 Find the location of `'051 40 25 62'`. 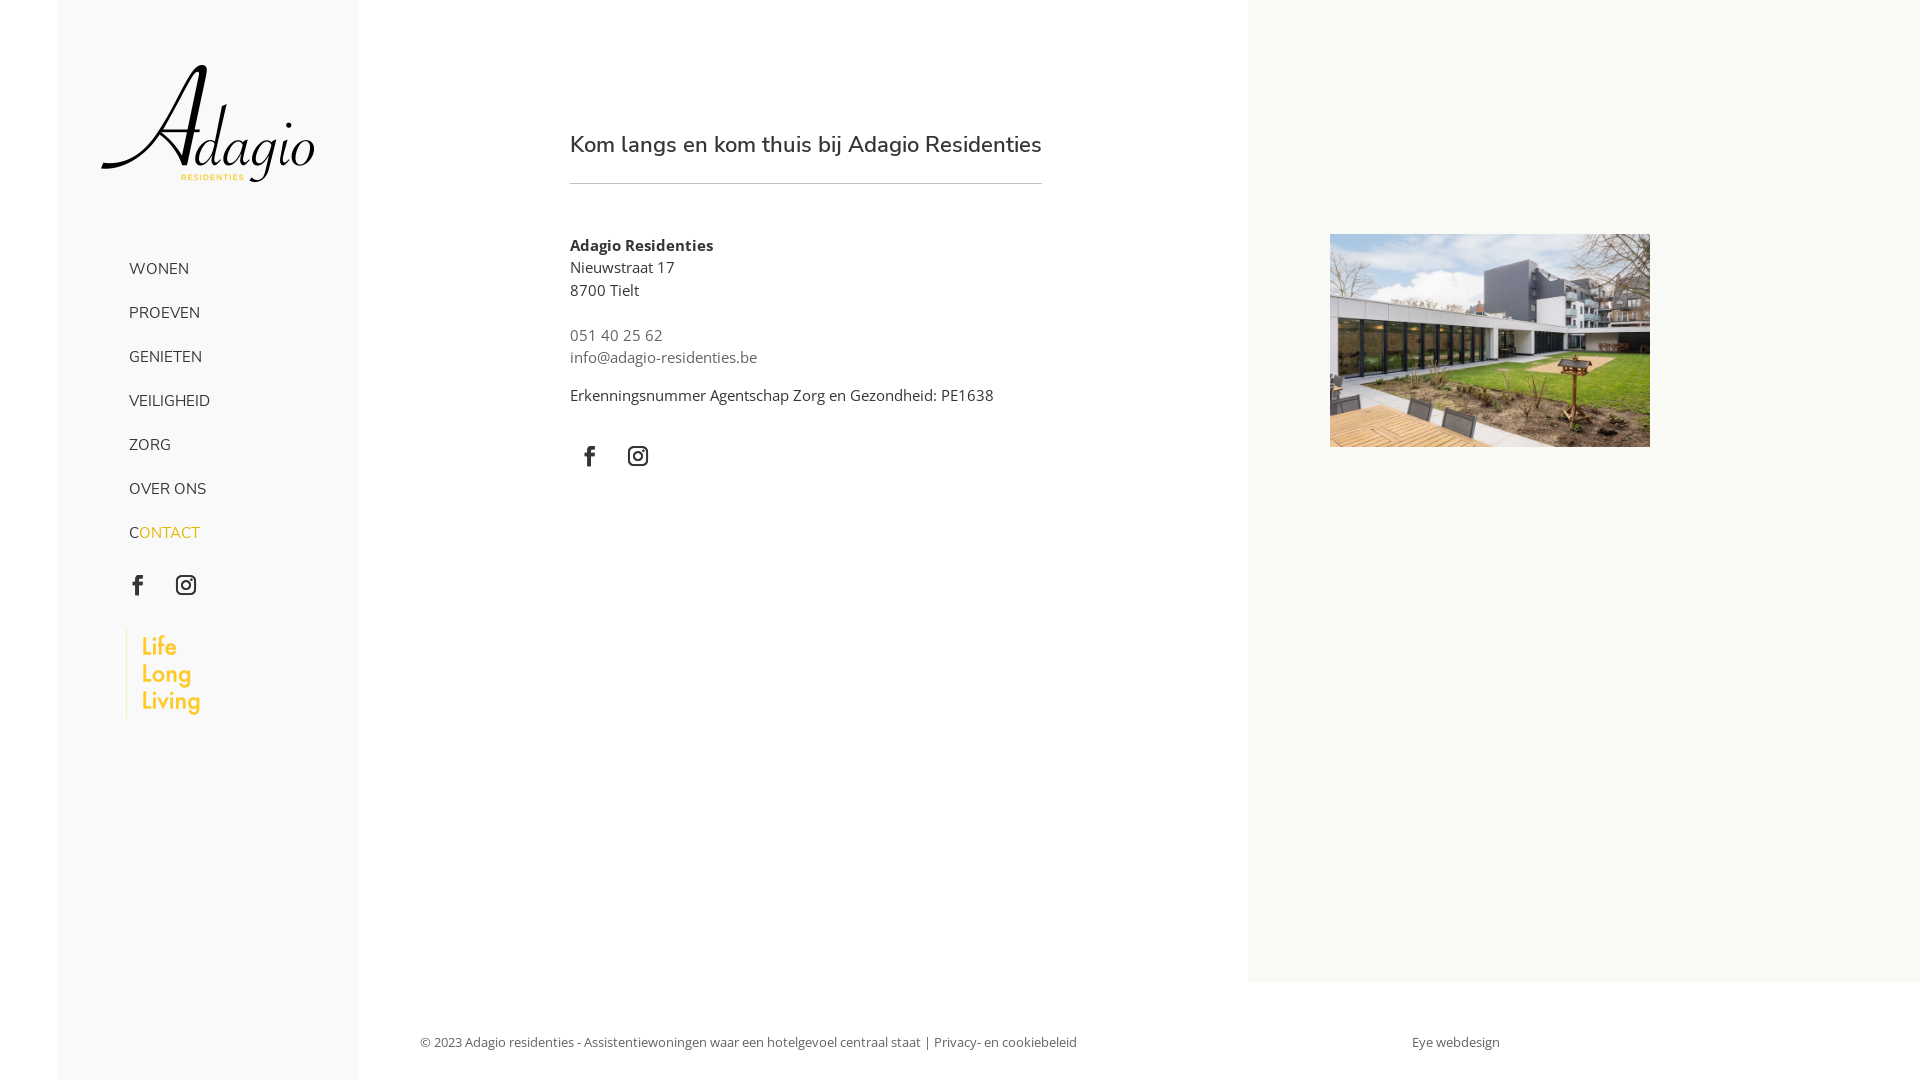

'051 40 25 62' is located at coordinates (615, 334).